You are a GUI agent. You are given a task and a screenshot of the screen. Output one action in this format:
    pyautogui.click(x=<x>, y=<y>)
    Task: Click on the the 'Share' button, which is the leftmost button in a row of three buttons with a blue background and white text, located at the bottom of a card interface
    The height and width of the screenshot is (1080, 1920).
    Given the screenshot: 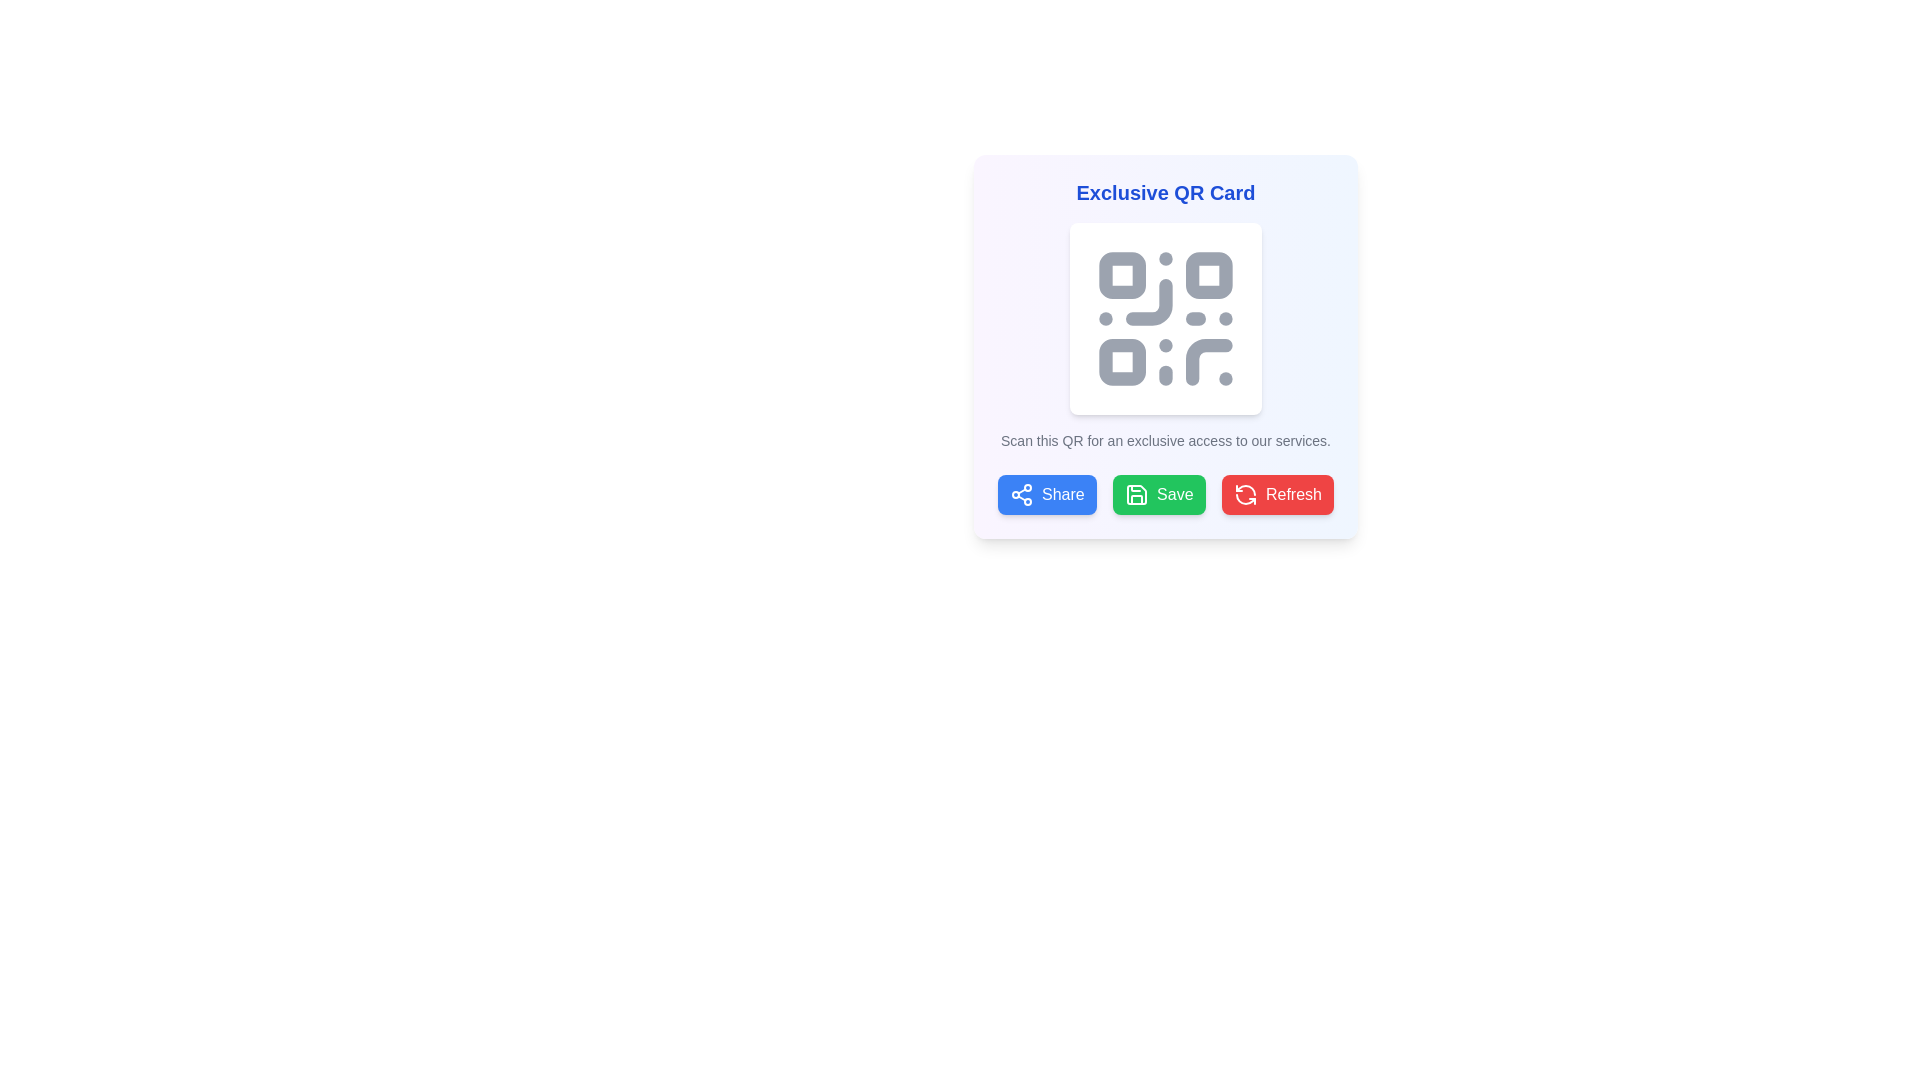 What is the action you would take?
    pyautogui.click(x=1046, y=494)
    